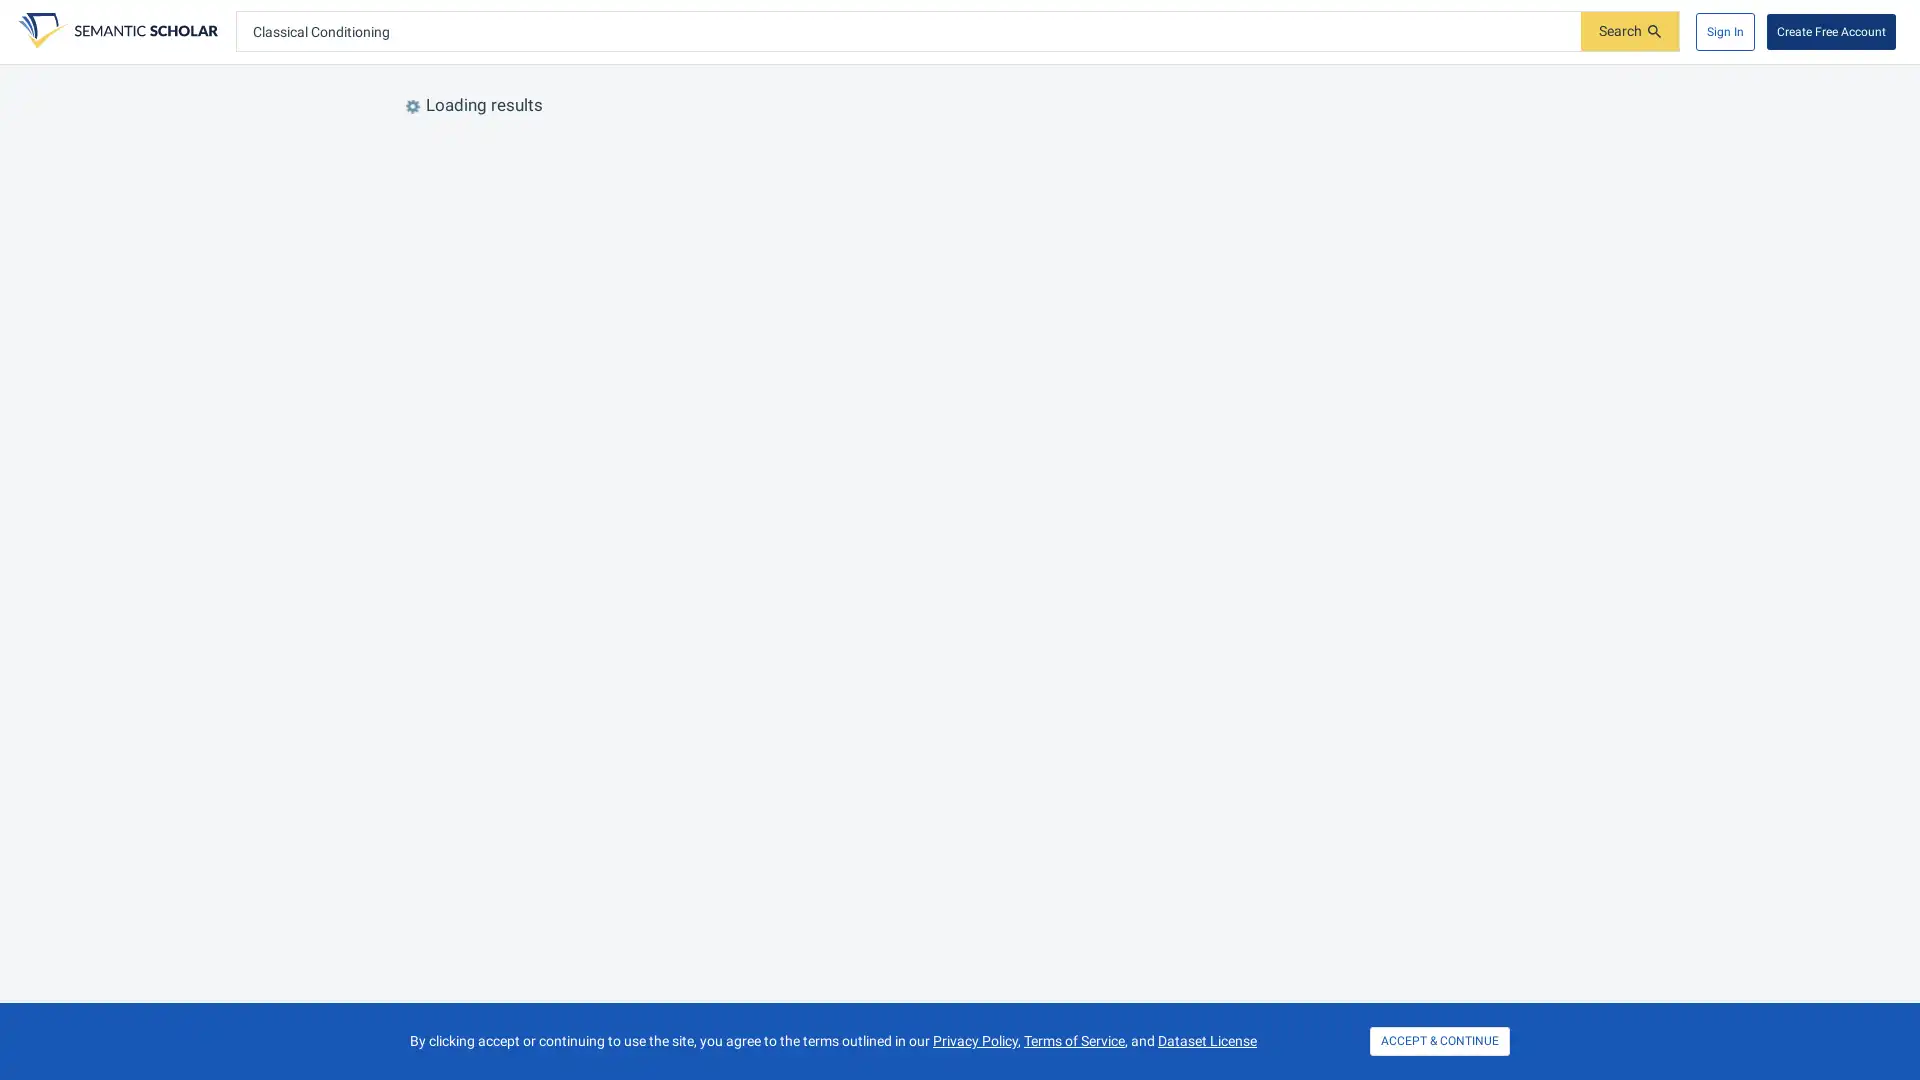 This screenshot has width=1920, height=1080. Describe the element at coordinates (549, 407) in the screenshot. I see `Save to Library` at that location.